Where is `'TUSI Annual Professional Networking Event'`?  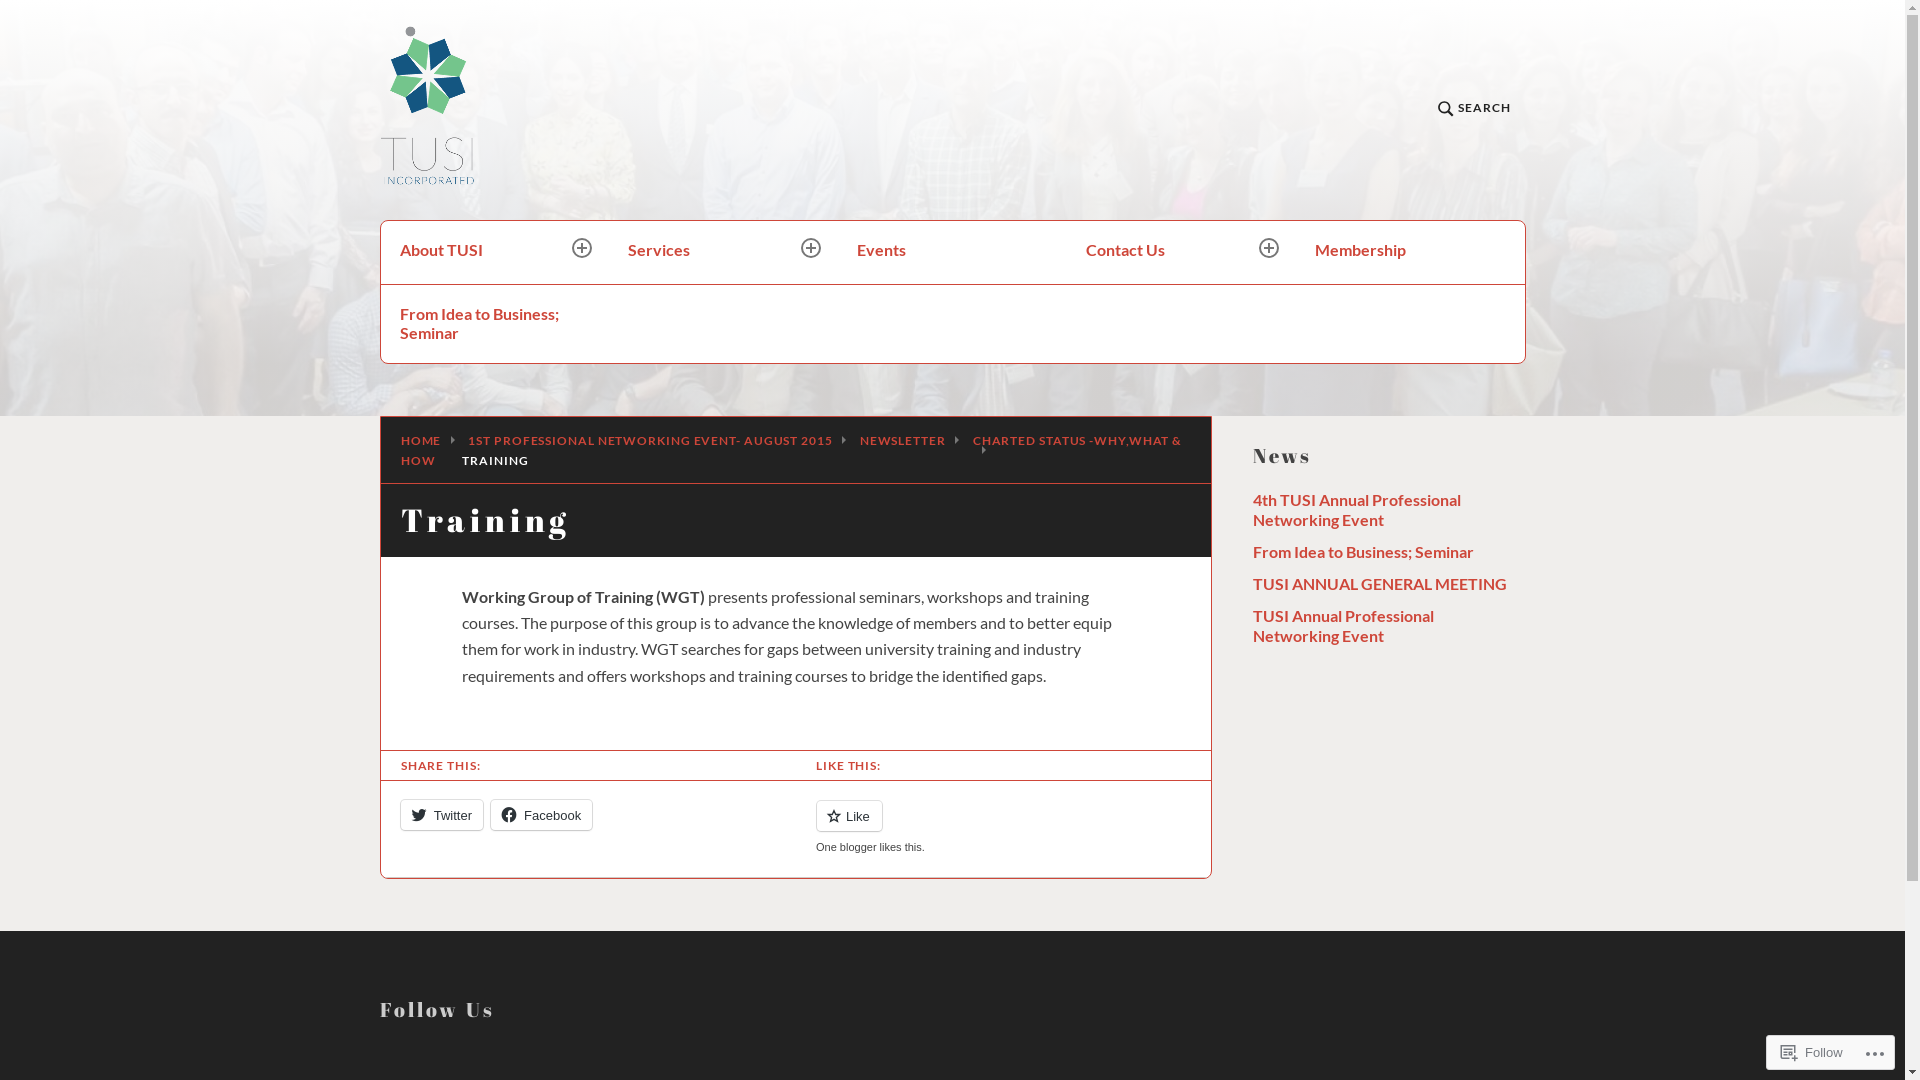
'TUSI Annual Professional Networking Event' is located at coordinates (1342, 624).